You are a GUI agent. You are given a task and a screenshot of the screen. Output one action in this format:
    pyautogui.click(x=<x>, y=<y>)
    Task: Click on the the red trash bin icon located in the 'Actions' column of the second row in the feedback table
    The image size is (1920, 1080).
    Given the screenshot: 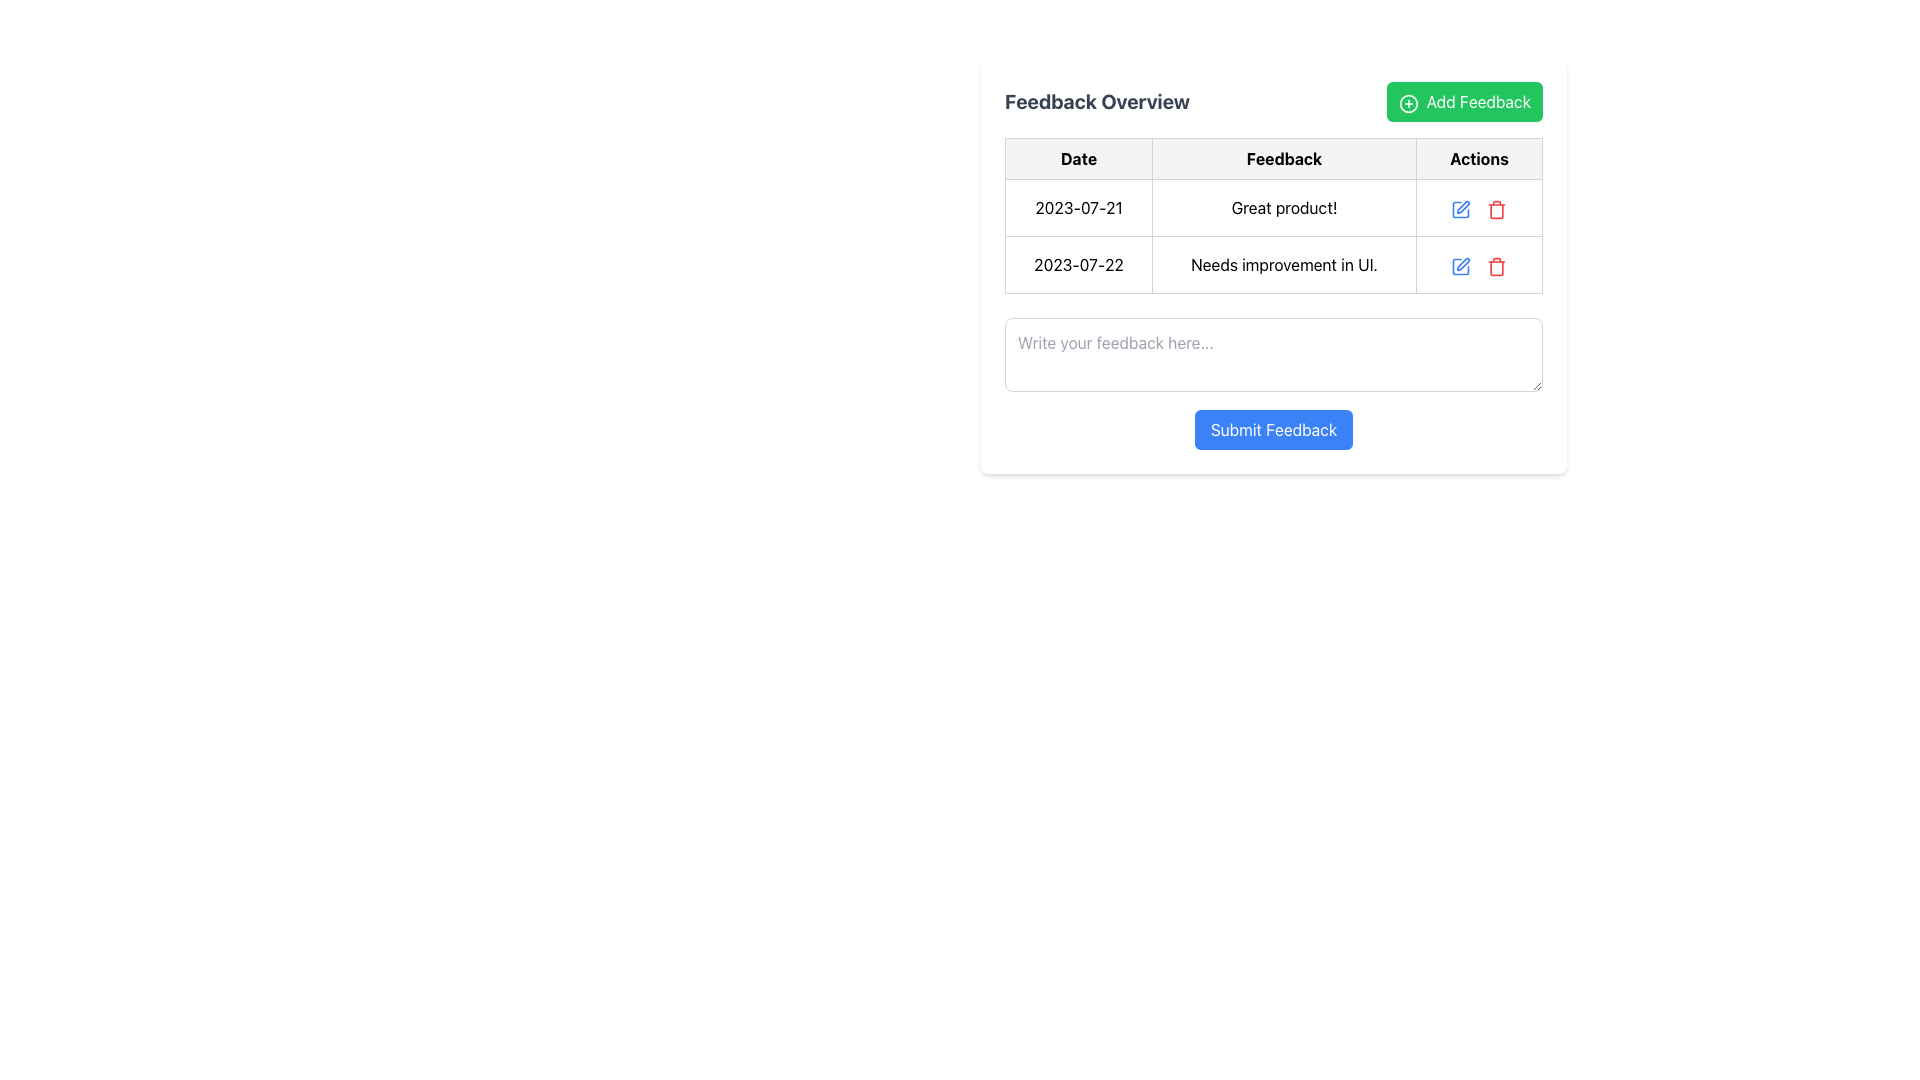 What is the action you would take?
    pyautogui.click(x=1497, y=265)
    